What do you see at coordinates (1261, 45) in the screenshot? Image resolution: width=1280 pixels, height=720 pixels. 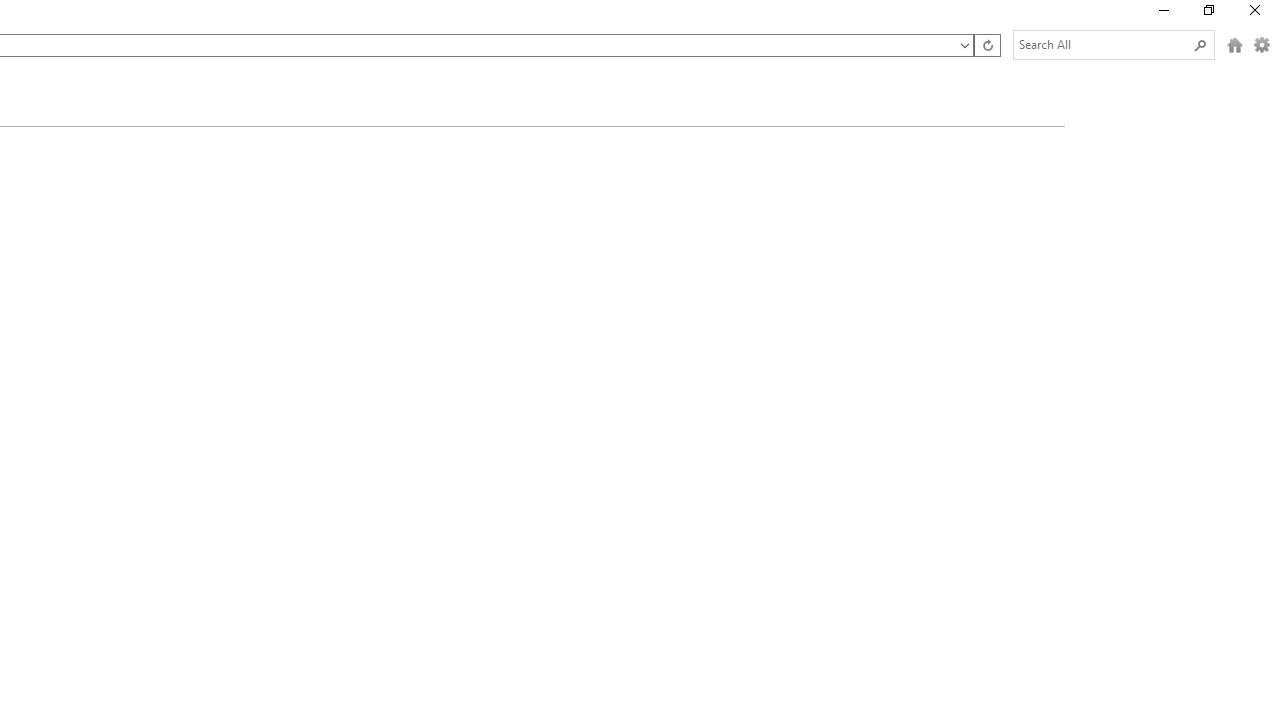 I see `'SettingsButtonToolbar'` at bounding box center [1261, 45].